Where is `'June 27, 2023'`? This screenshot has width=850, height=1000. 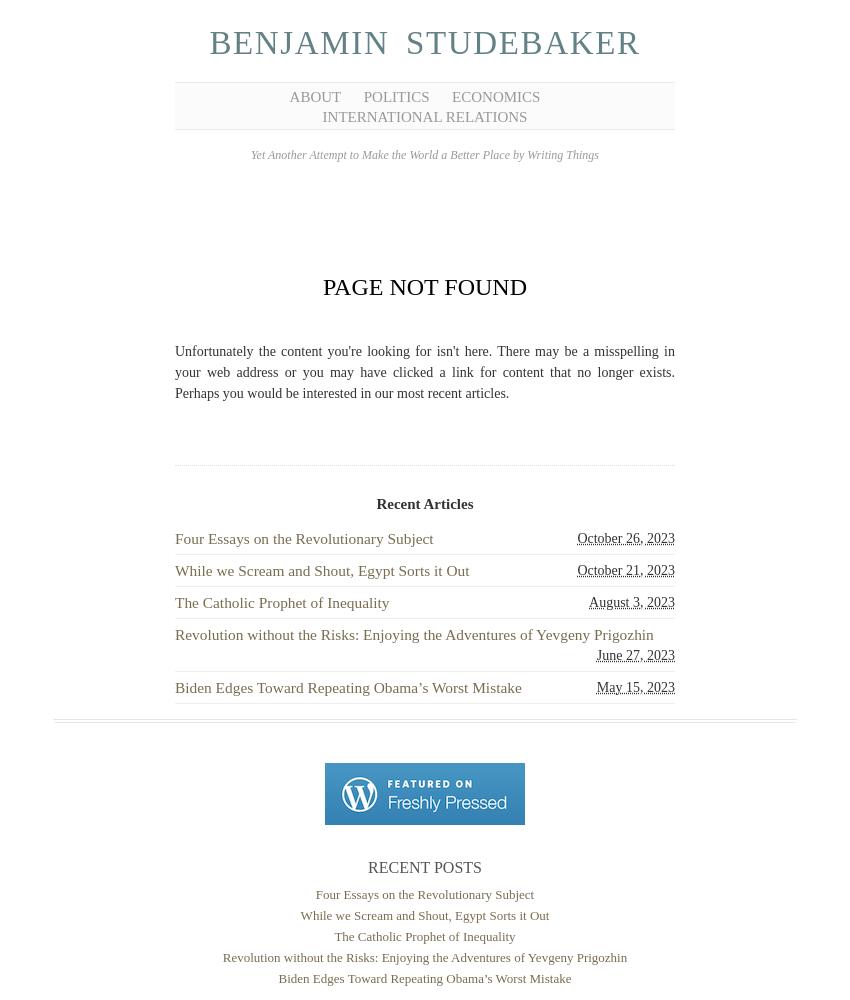 'June 27, 2023' is located at coordinates (634, 654).